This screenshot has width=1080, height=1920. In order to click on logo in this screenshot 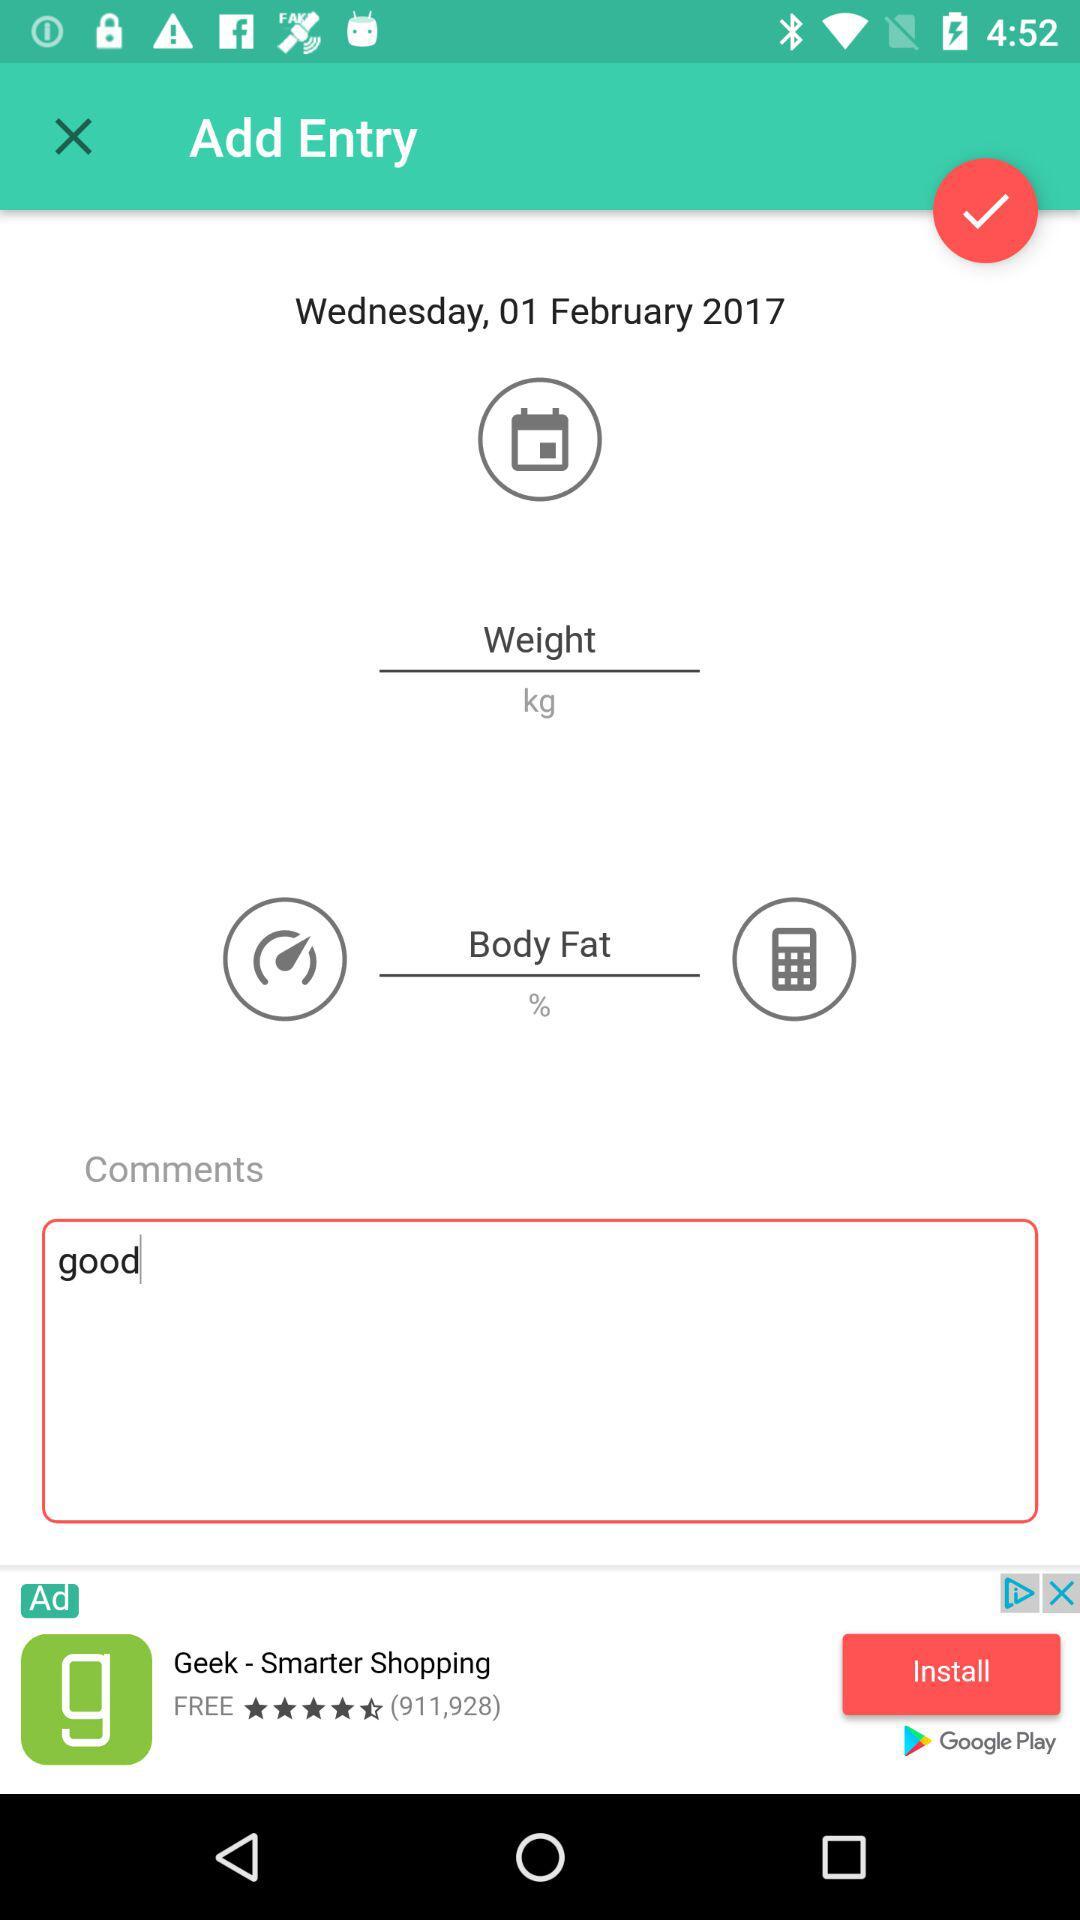, I will do `click(285, 958)`.